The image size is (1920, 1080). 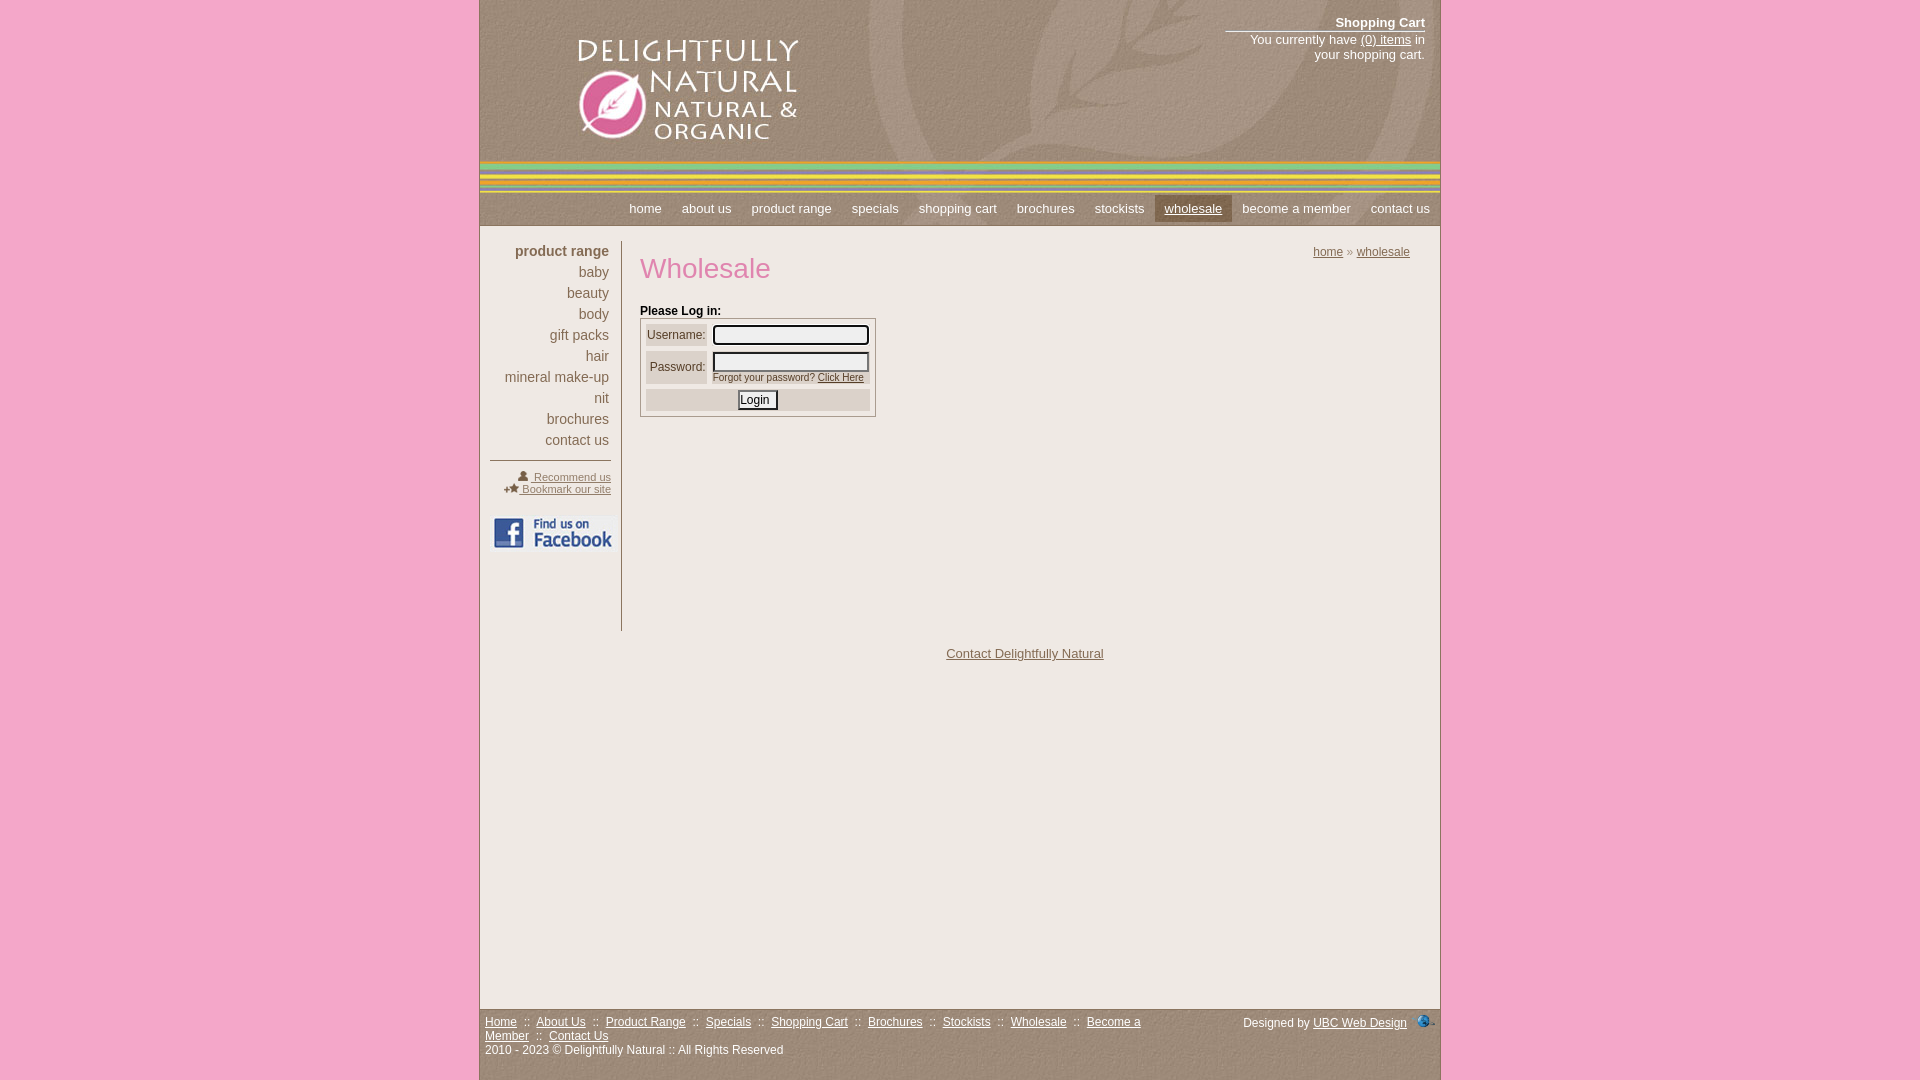 What do you see at coordinates (550, 397) in the screenshot?
I see `'nit'` at bounding box center [550, 397].